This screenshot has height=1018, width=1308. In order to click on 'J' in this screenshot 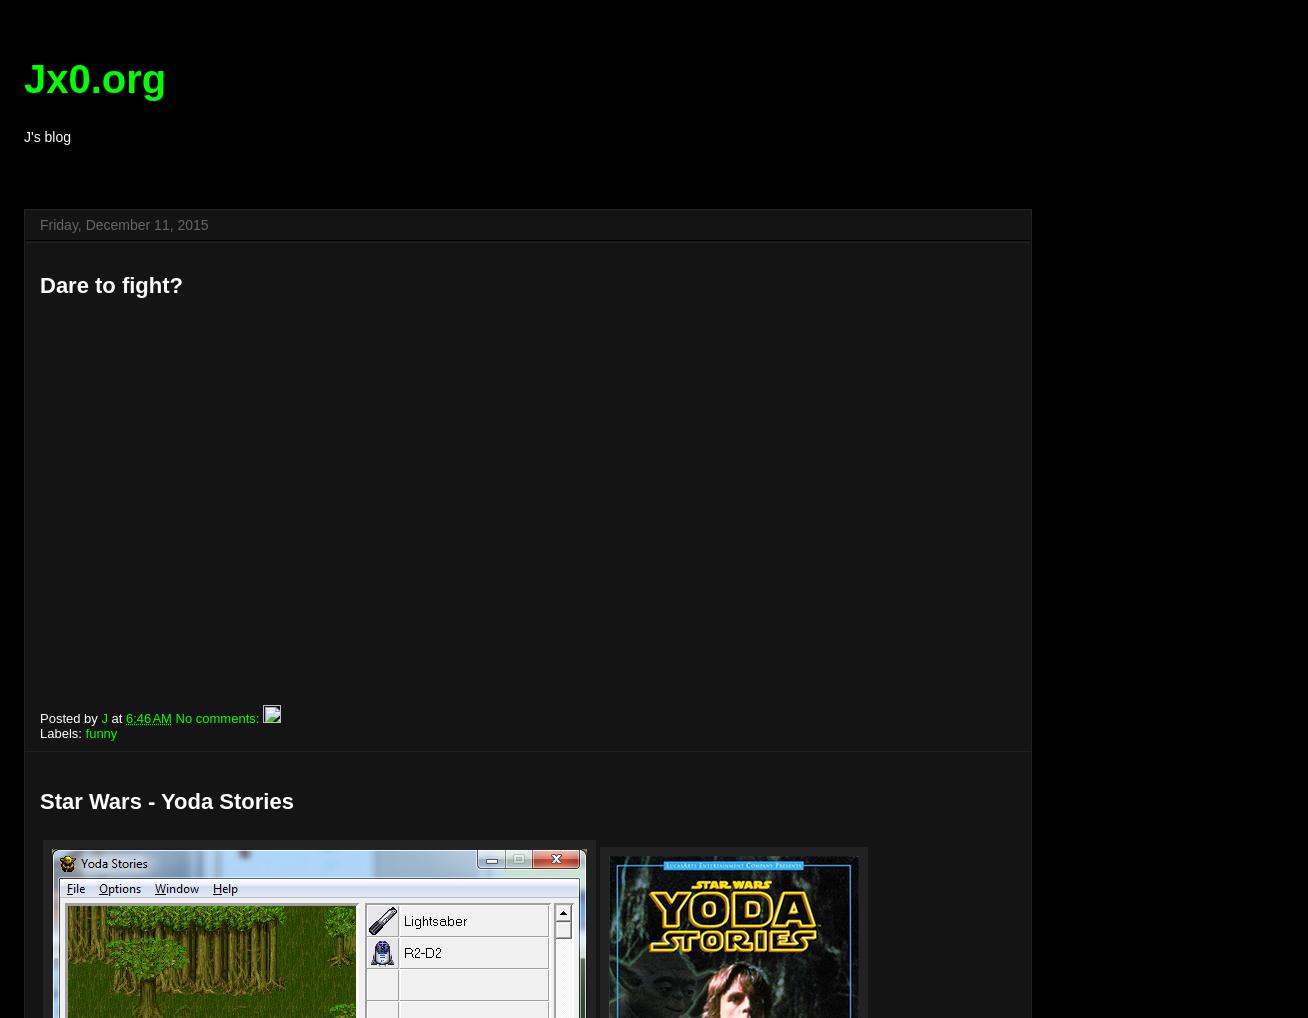, I will do `click(102, 717)`.